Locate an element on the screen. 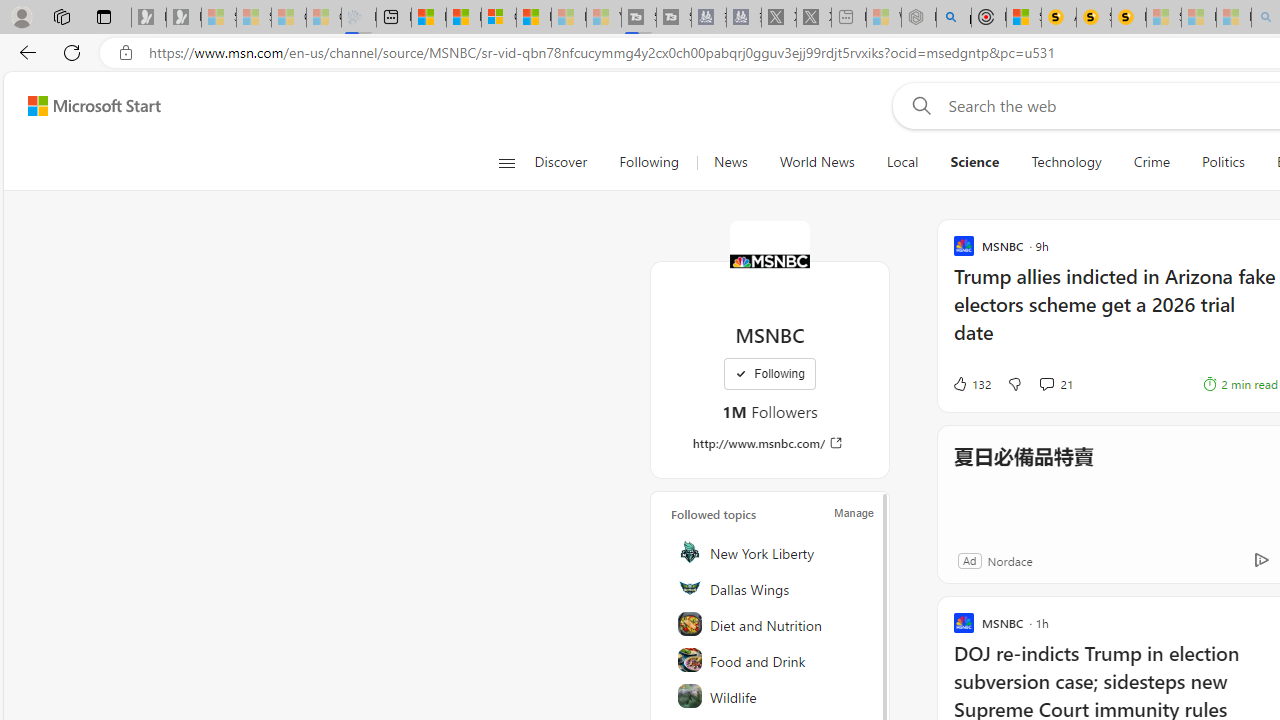 The image size is (1280, 720). 'Local' is located at coordinates (901, 162).